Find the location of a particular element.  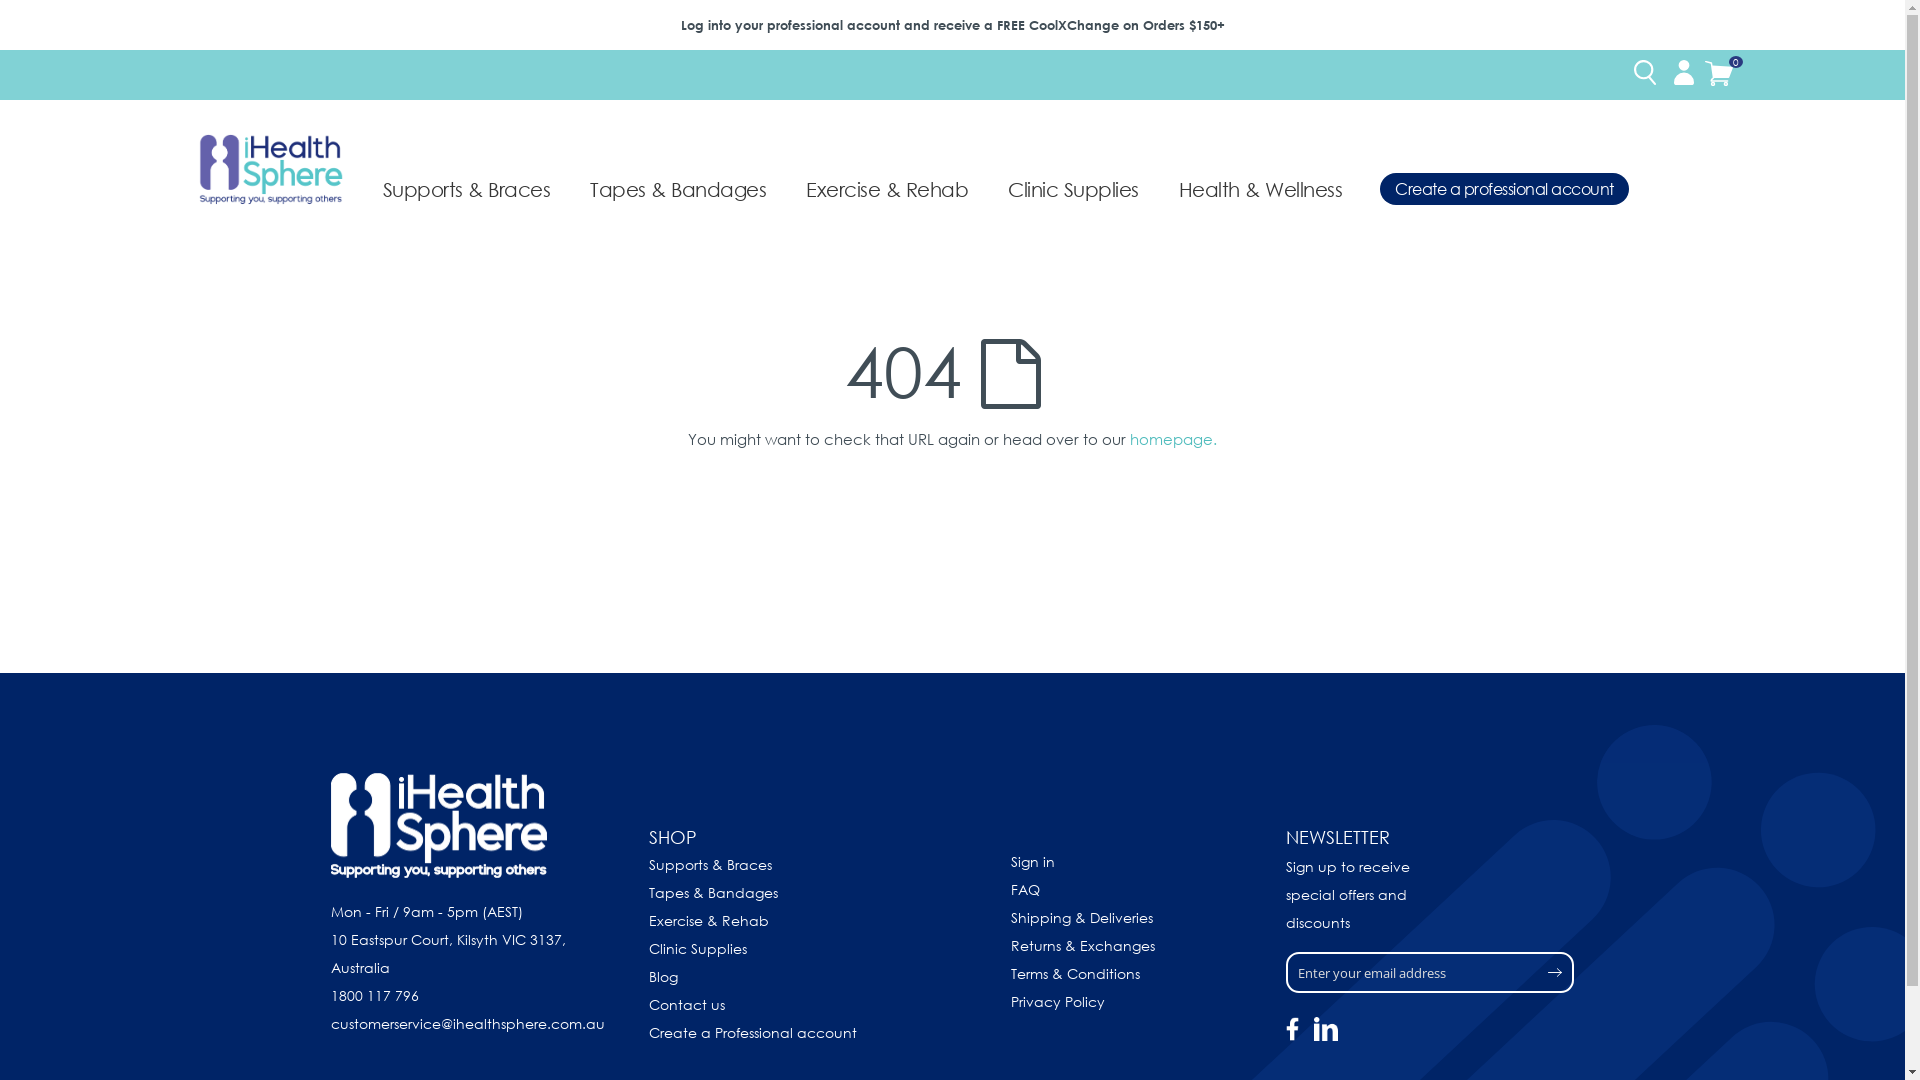

'homepage.' is located at coordinates (1173, 438).